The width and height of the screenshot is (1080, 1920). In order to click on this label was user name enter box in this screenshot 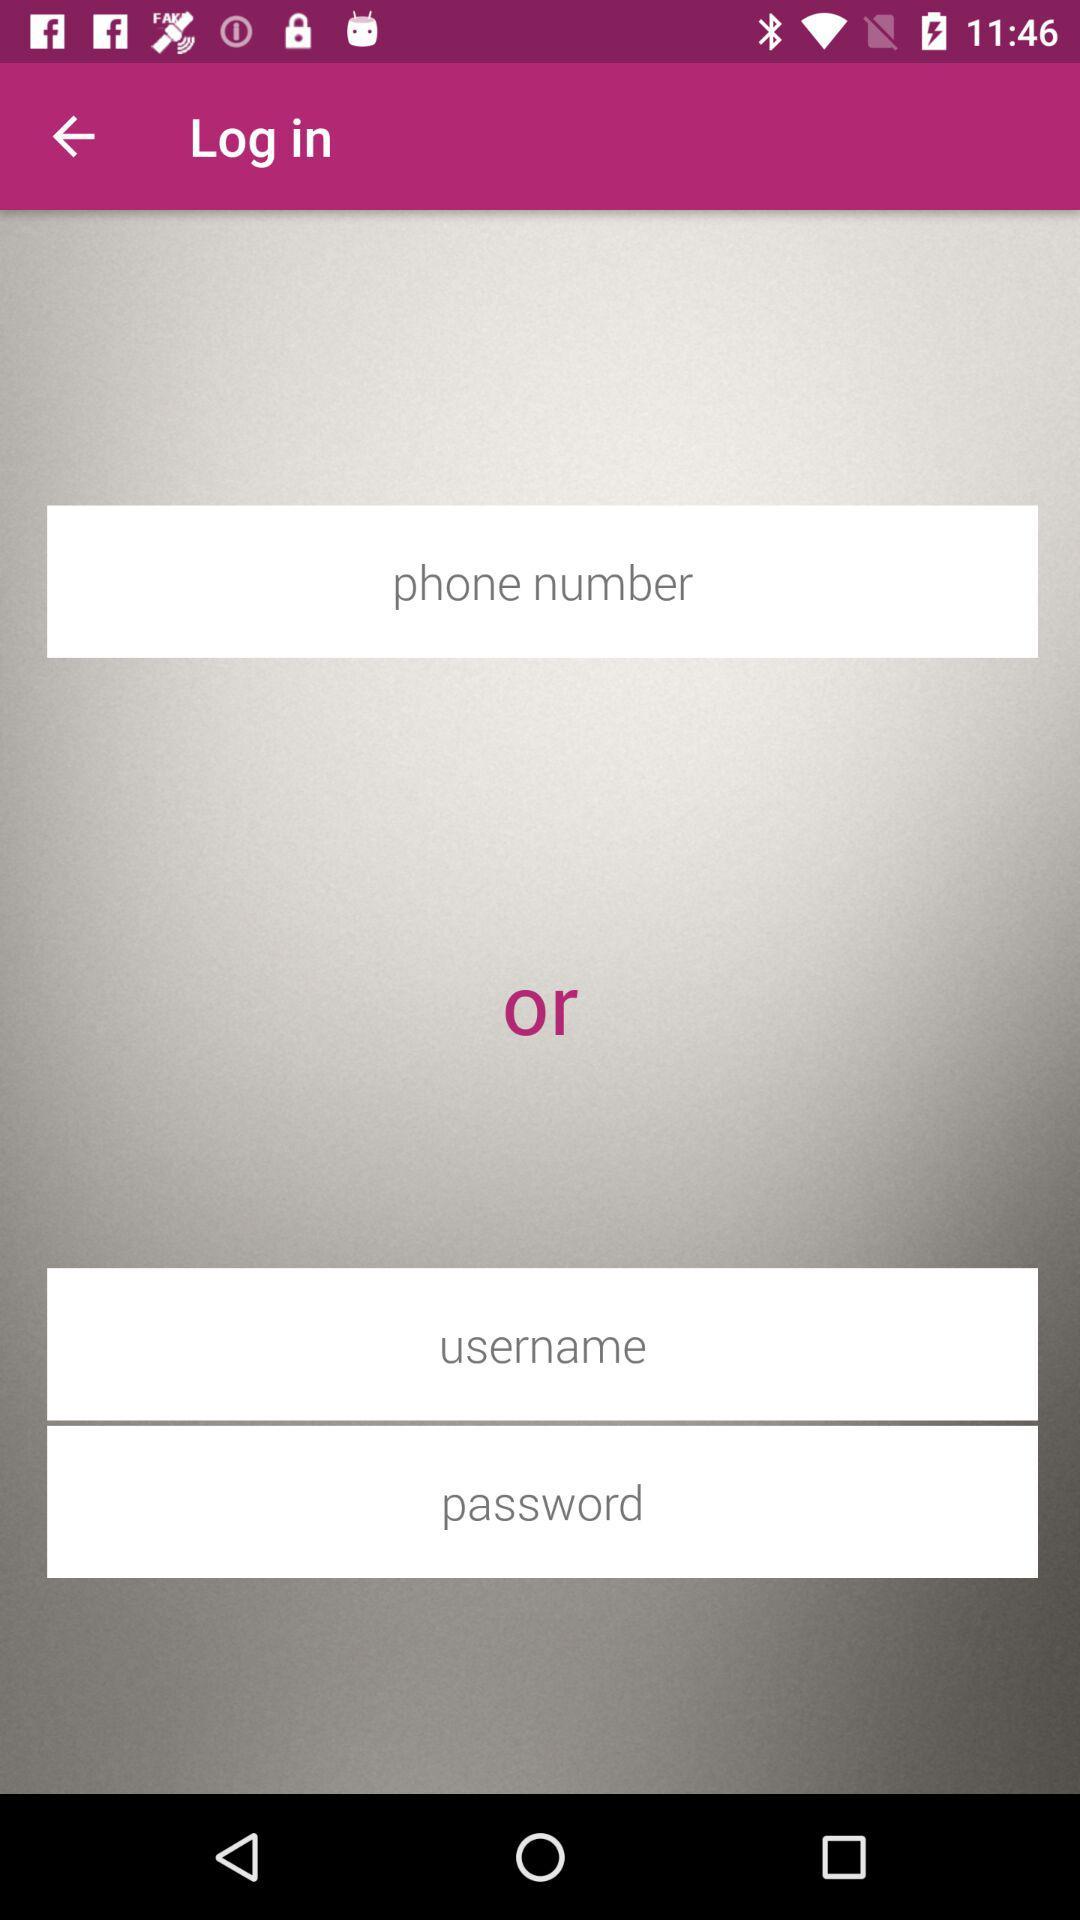, I will do `click(542, 1344)`.